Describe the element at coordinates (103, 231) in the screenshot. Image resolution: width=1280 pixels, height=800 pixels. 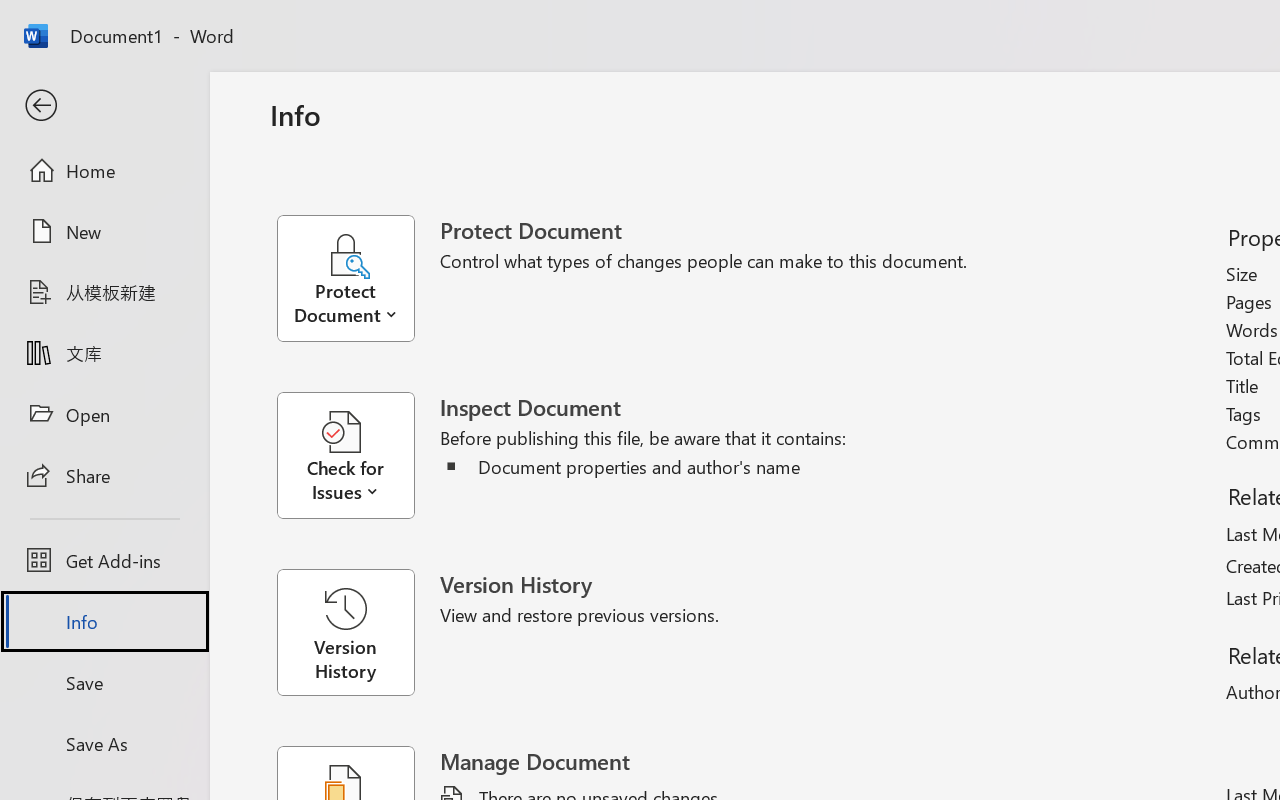
I see `'New'` at that location.